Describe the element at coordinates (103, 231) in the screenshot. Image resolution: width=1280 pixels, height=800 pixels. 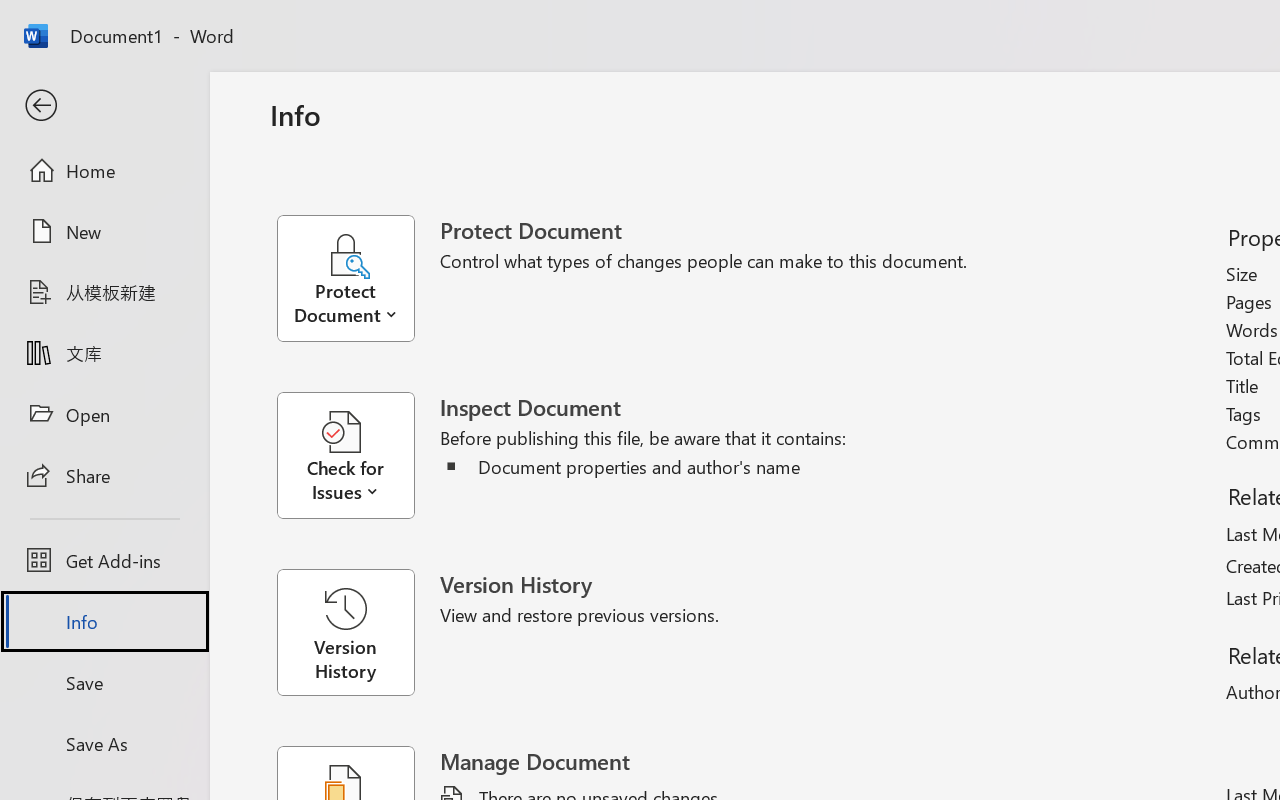
I see `'New'` at that location.